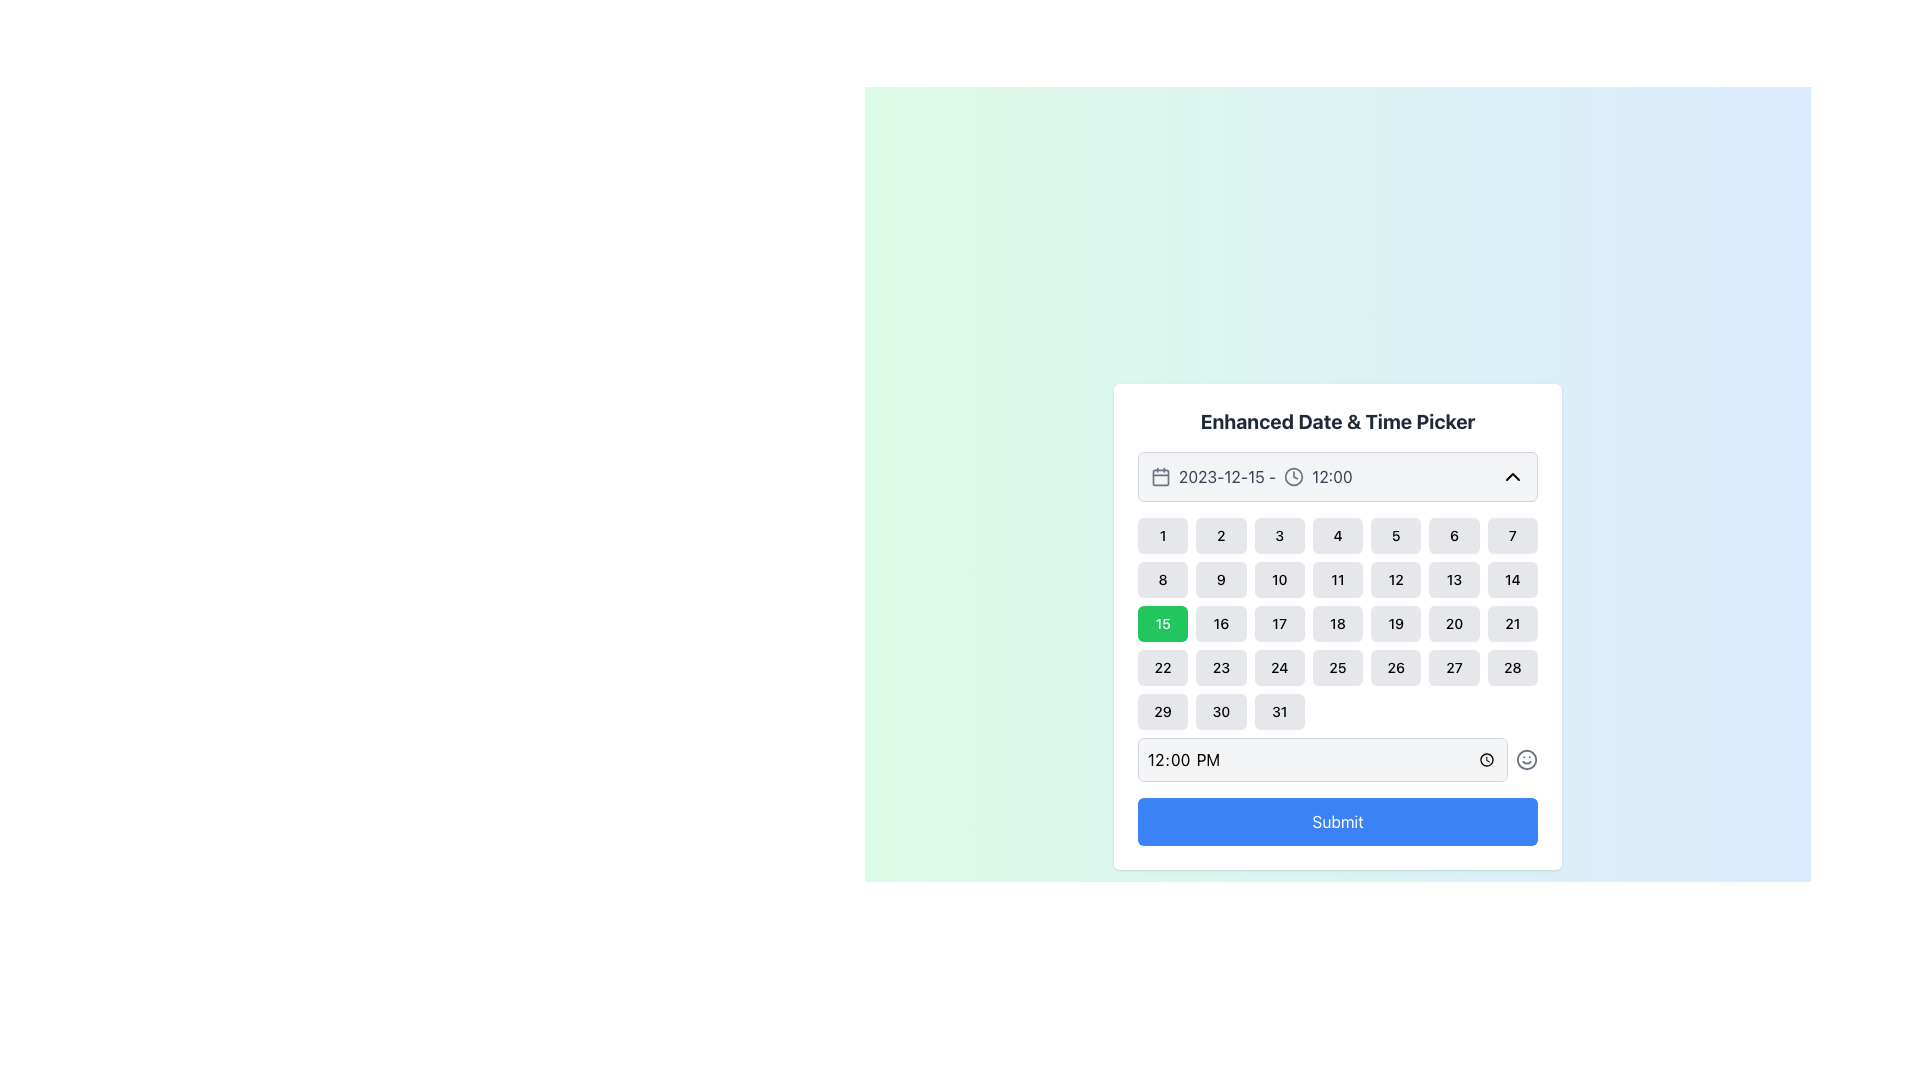 The width and height of the screenshot is (1920, 1080). Describe the element at coordinates (1395, 623) in the screenshot. I see `the button` at that location.